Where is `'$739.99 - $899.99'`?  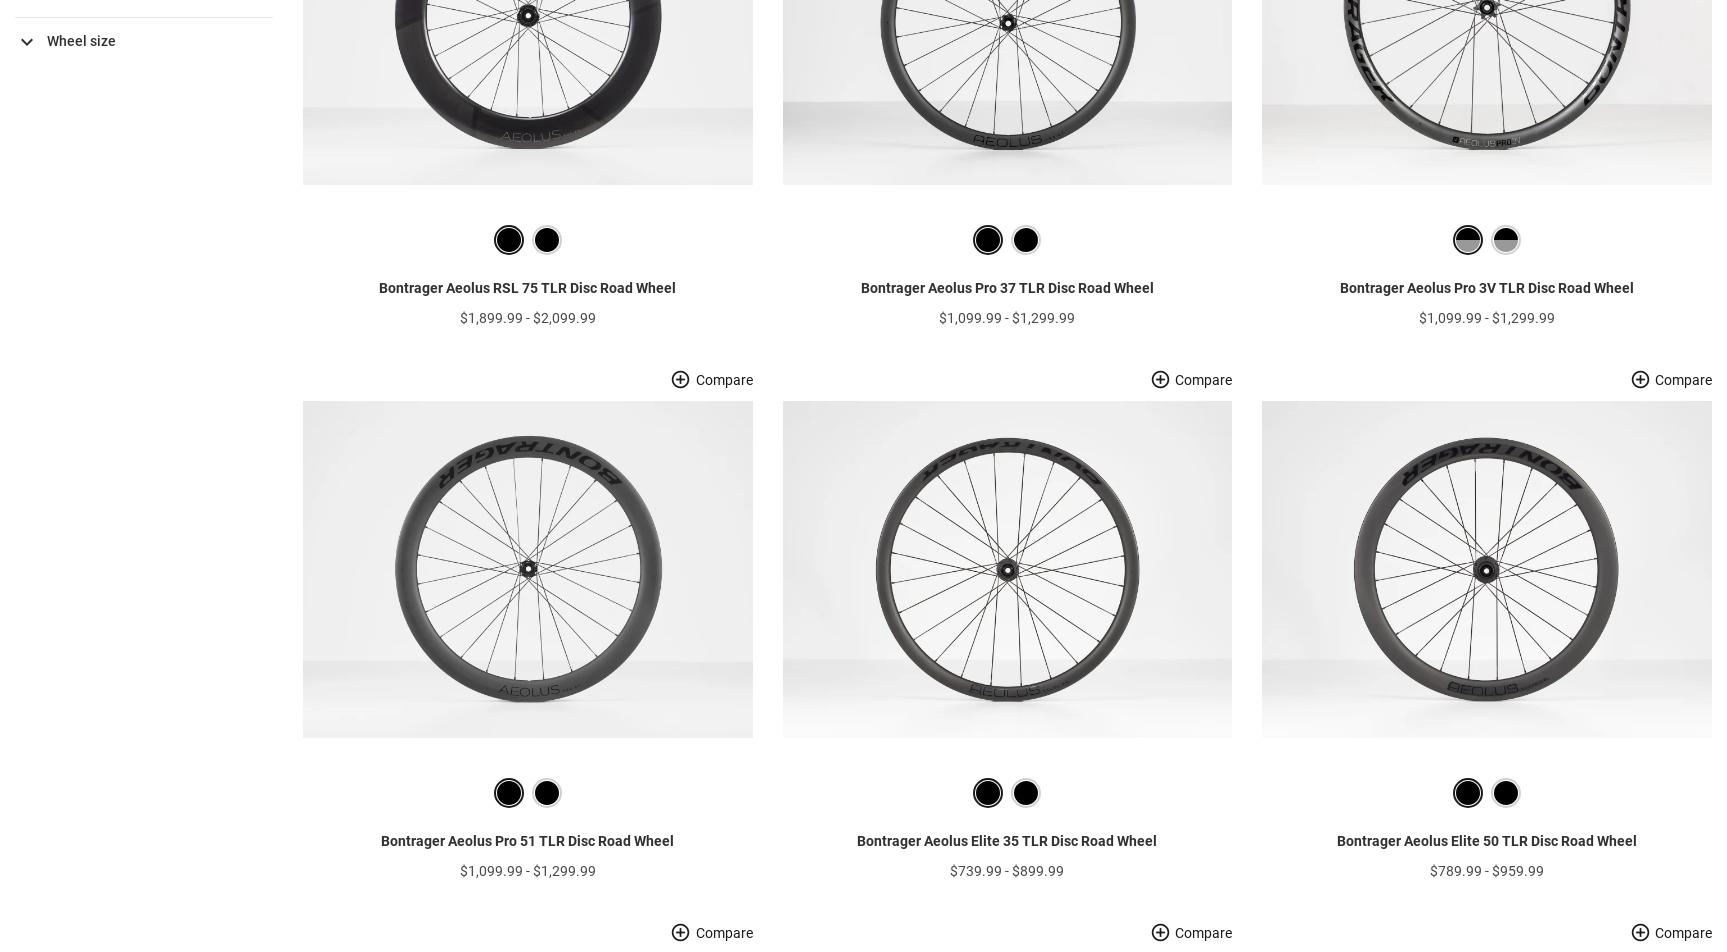
'$739.99 - $899.99' is located at coordinates (1007, 900).